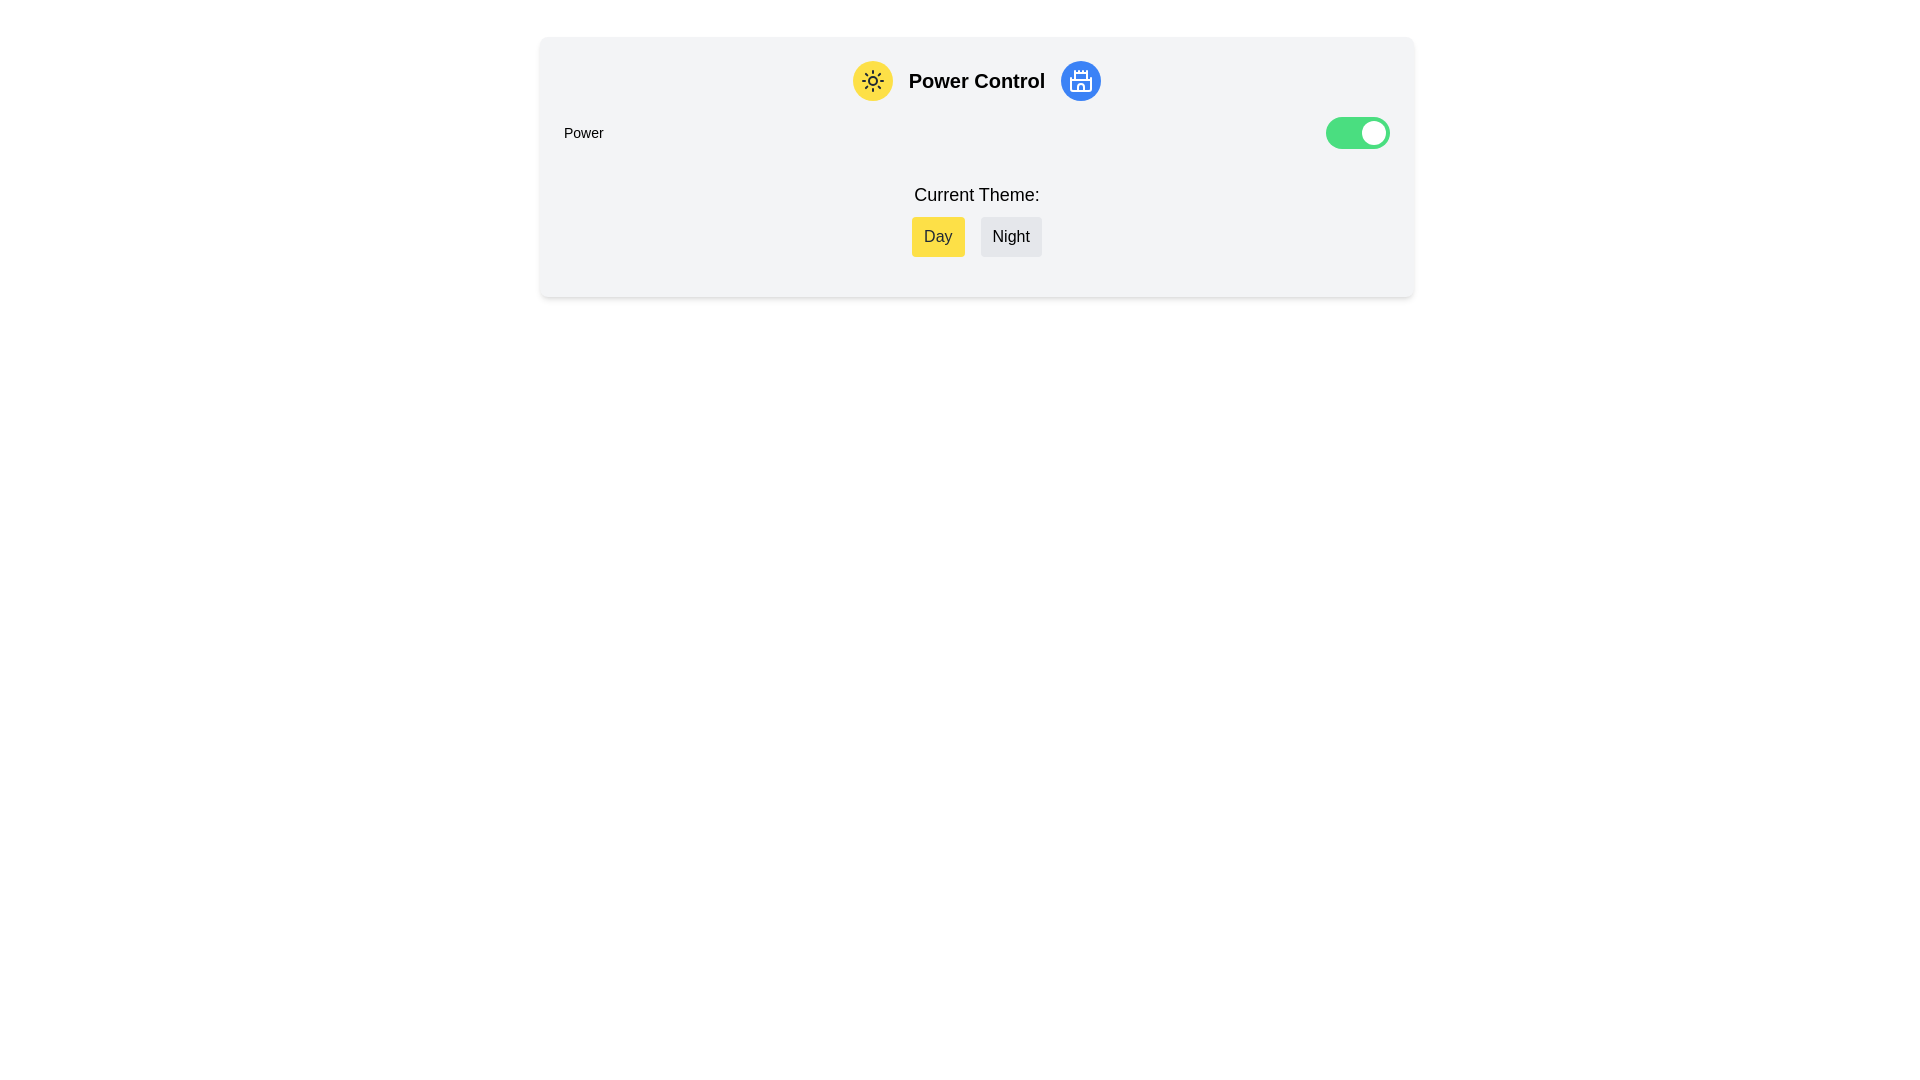 The image size is (1920, 1080). I want to click on the rectangular 'Day' button with a bright yellow background and dark gray text, so click(937, 235).